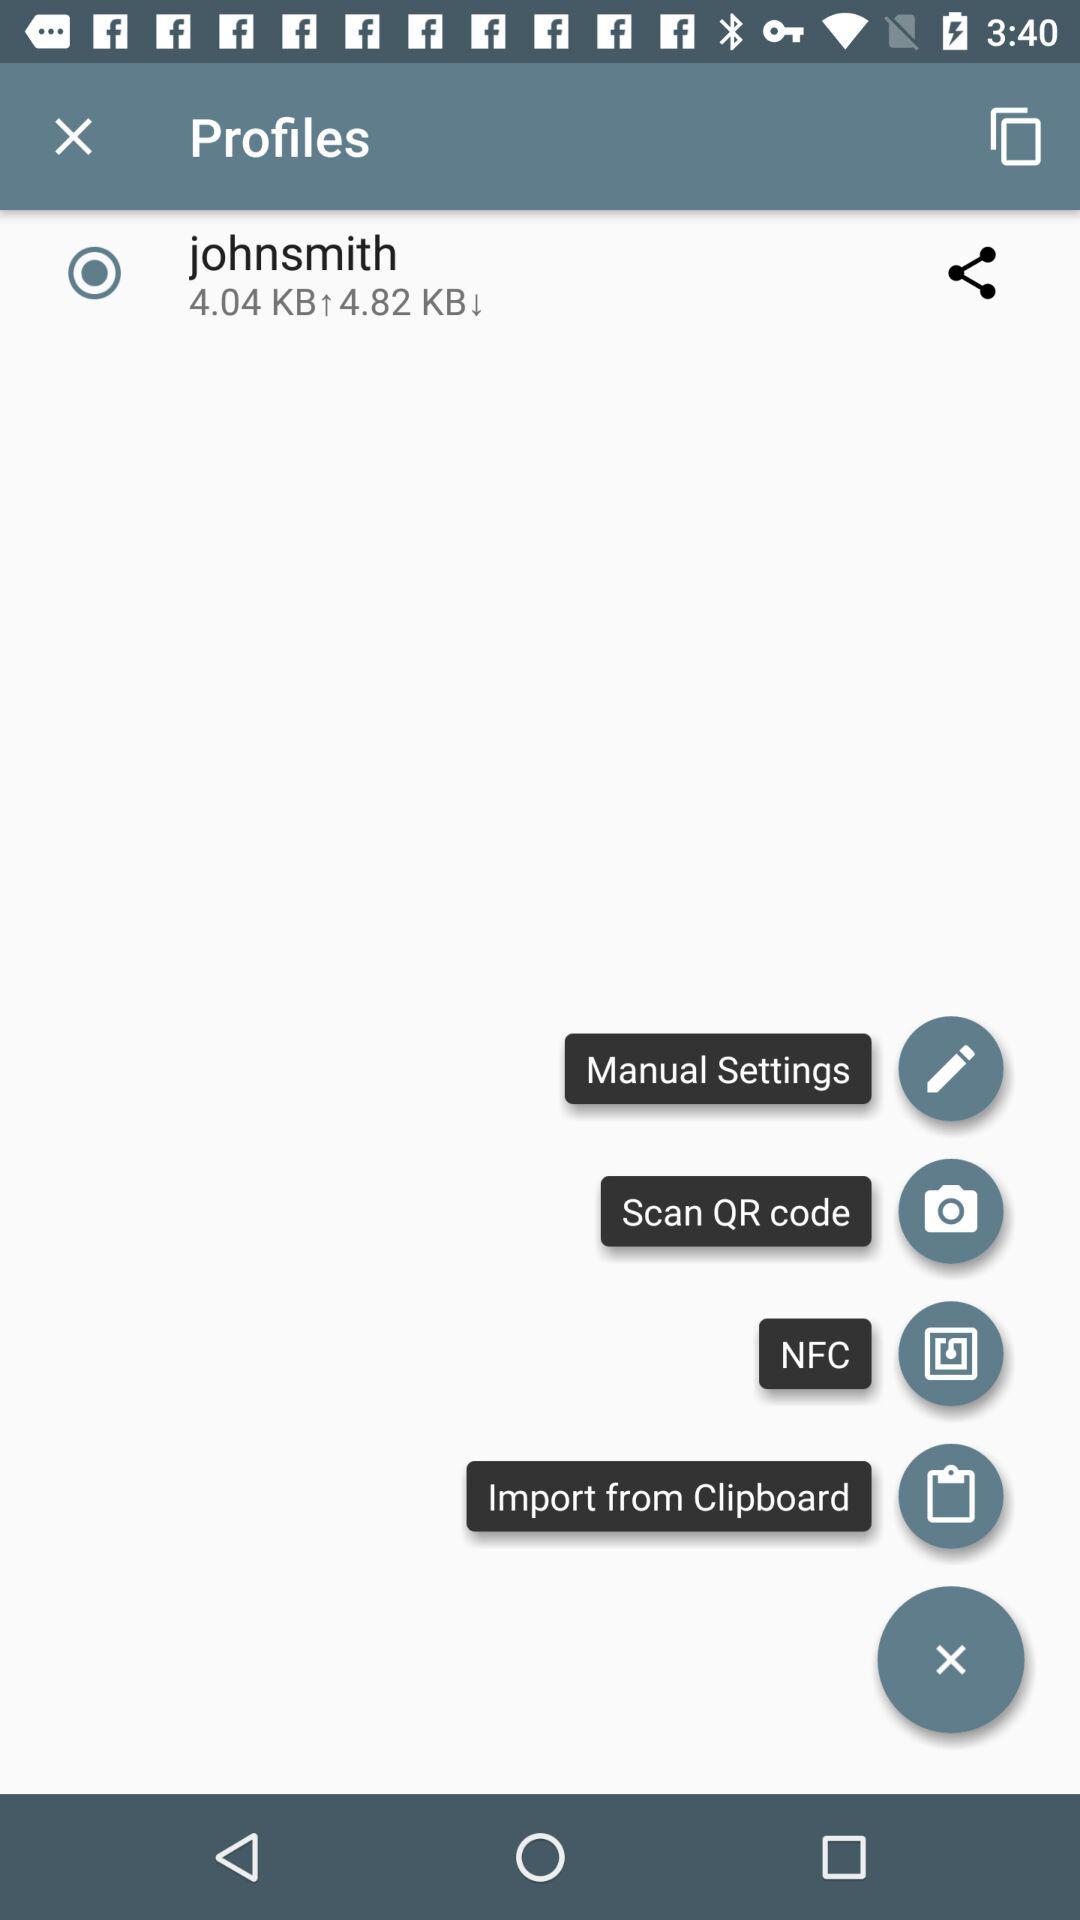  I want to click on scan qr code option, so click(950, 1210).